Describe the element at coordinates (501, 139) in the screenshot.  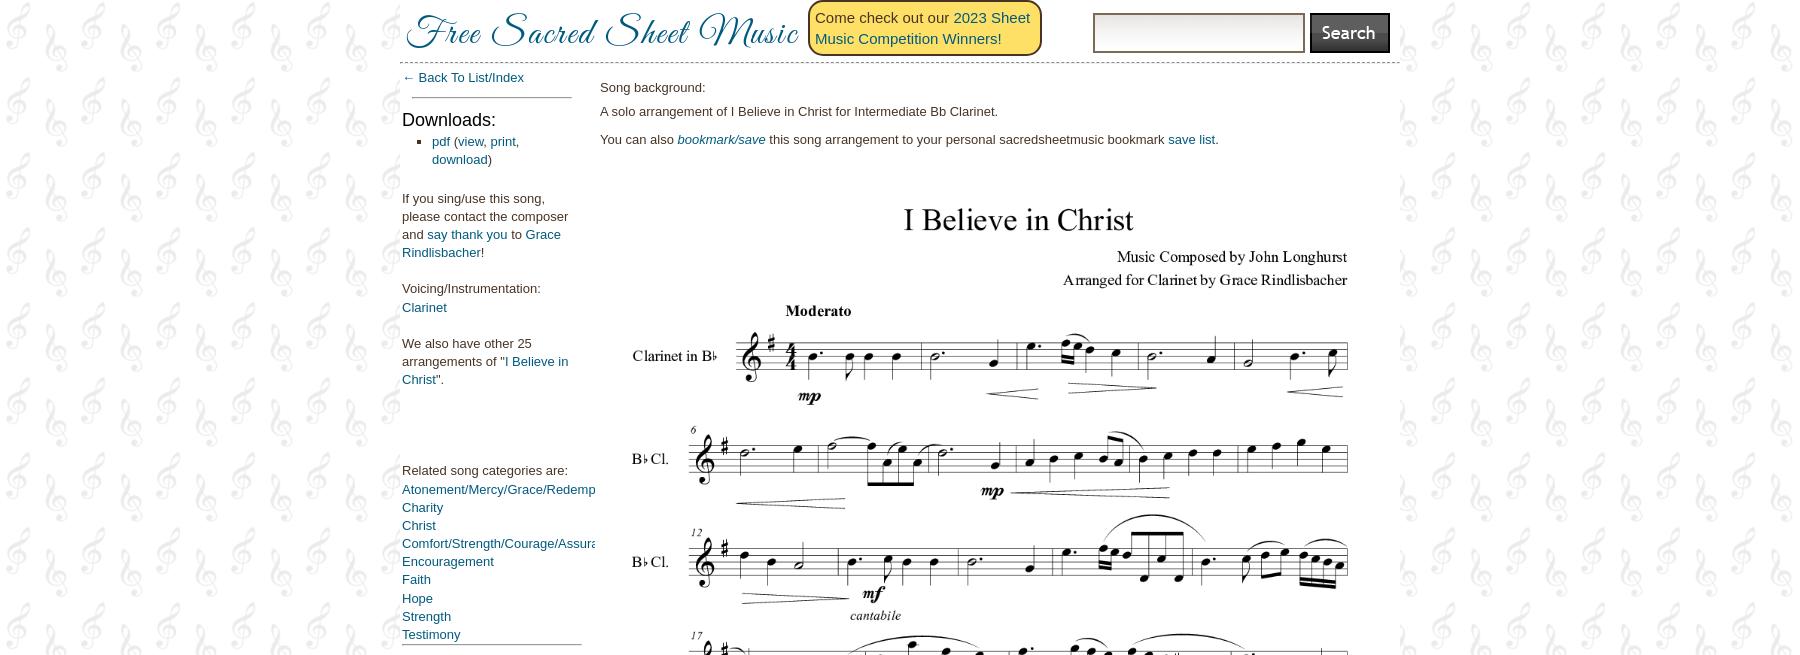
I see `'print'` at that location.